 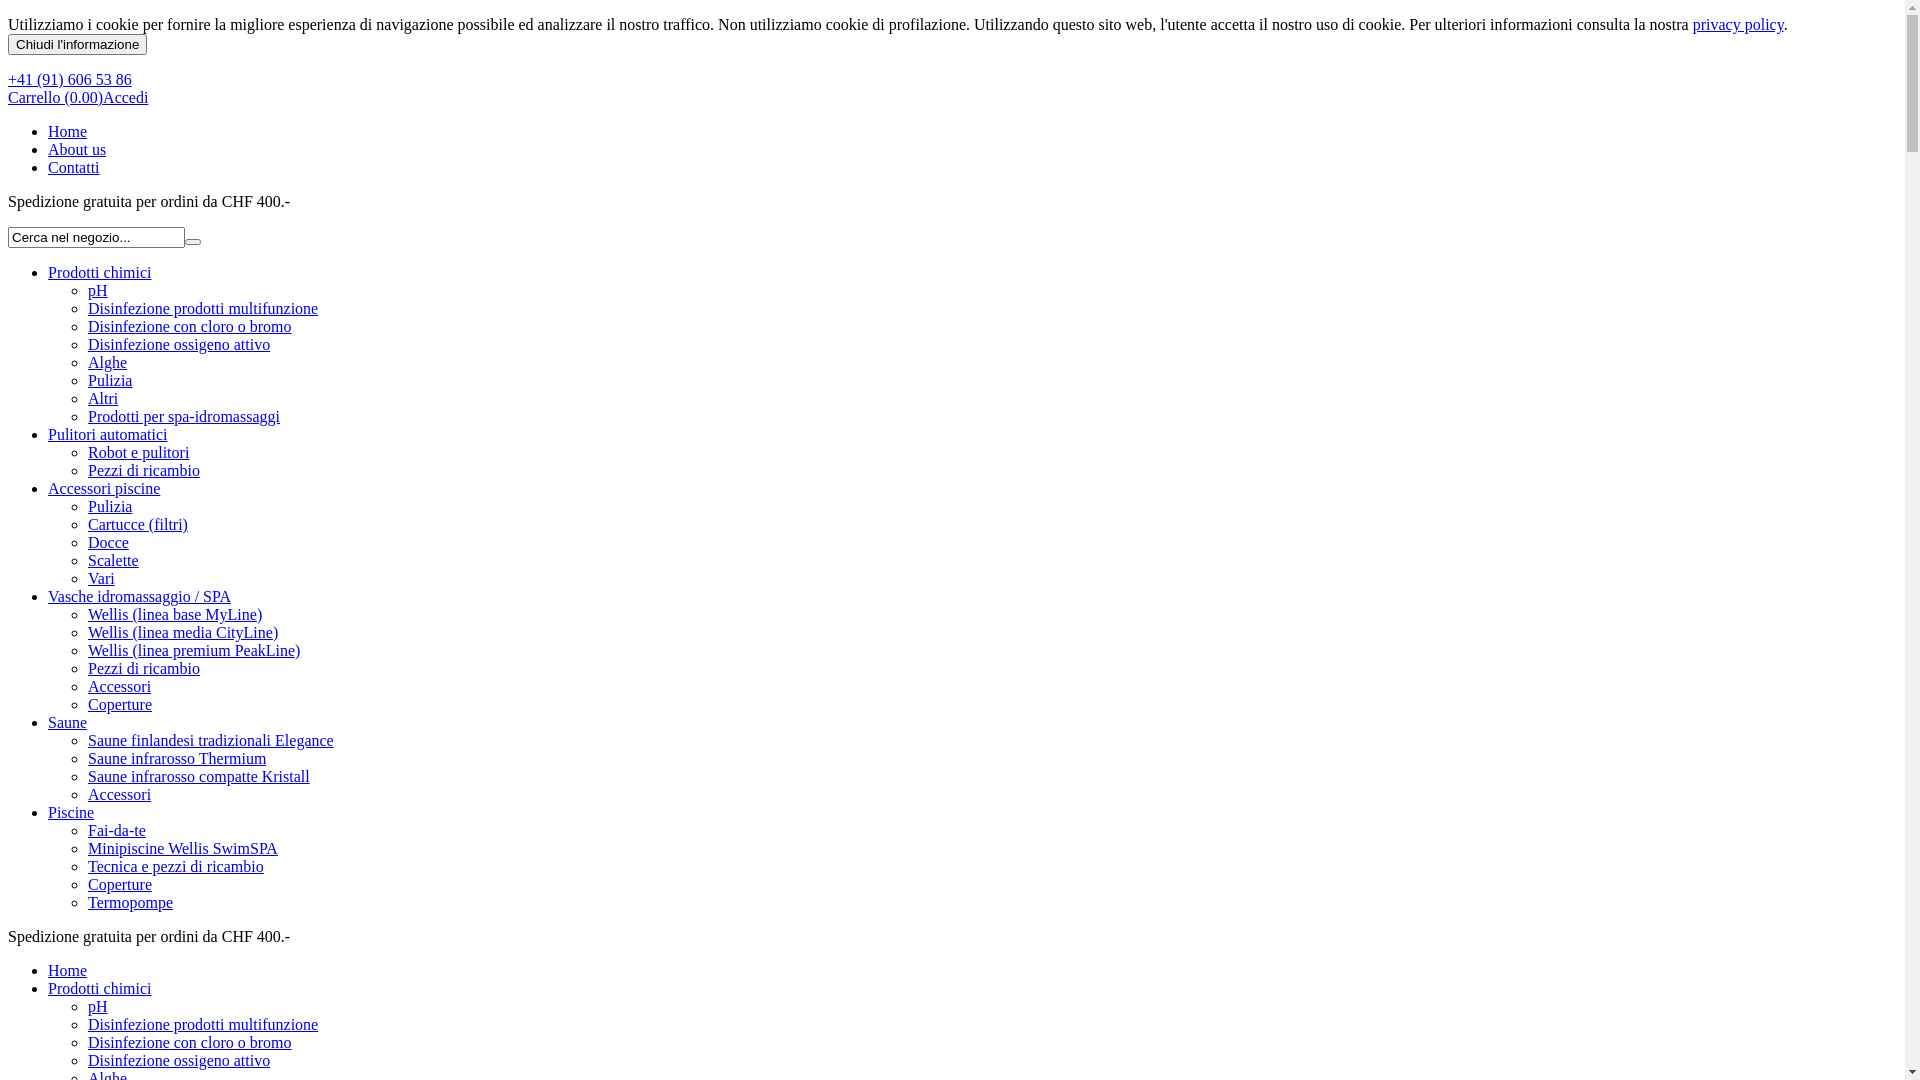 What do you see at coordinates (174, 613) in the screenshot?
I see `'Wellis (linea base MyLine)'` at bounding box center [174, 613].